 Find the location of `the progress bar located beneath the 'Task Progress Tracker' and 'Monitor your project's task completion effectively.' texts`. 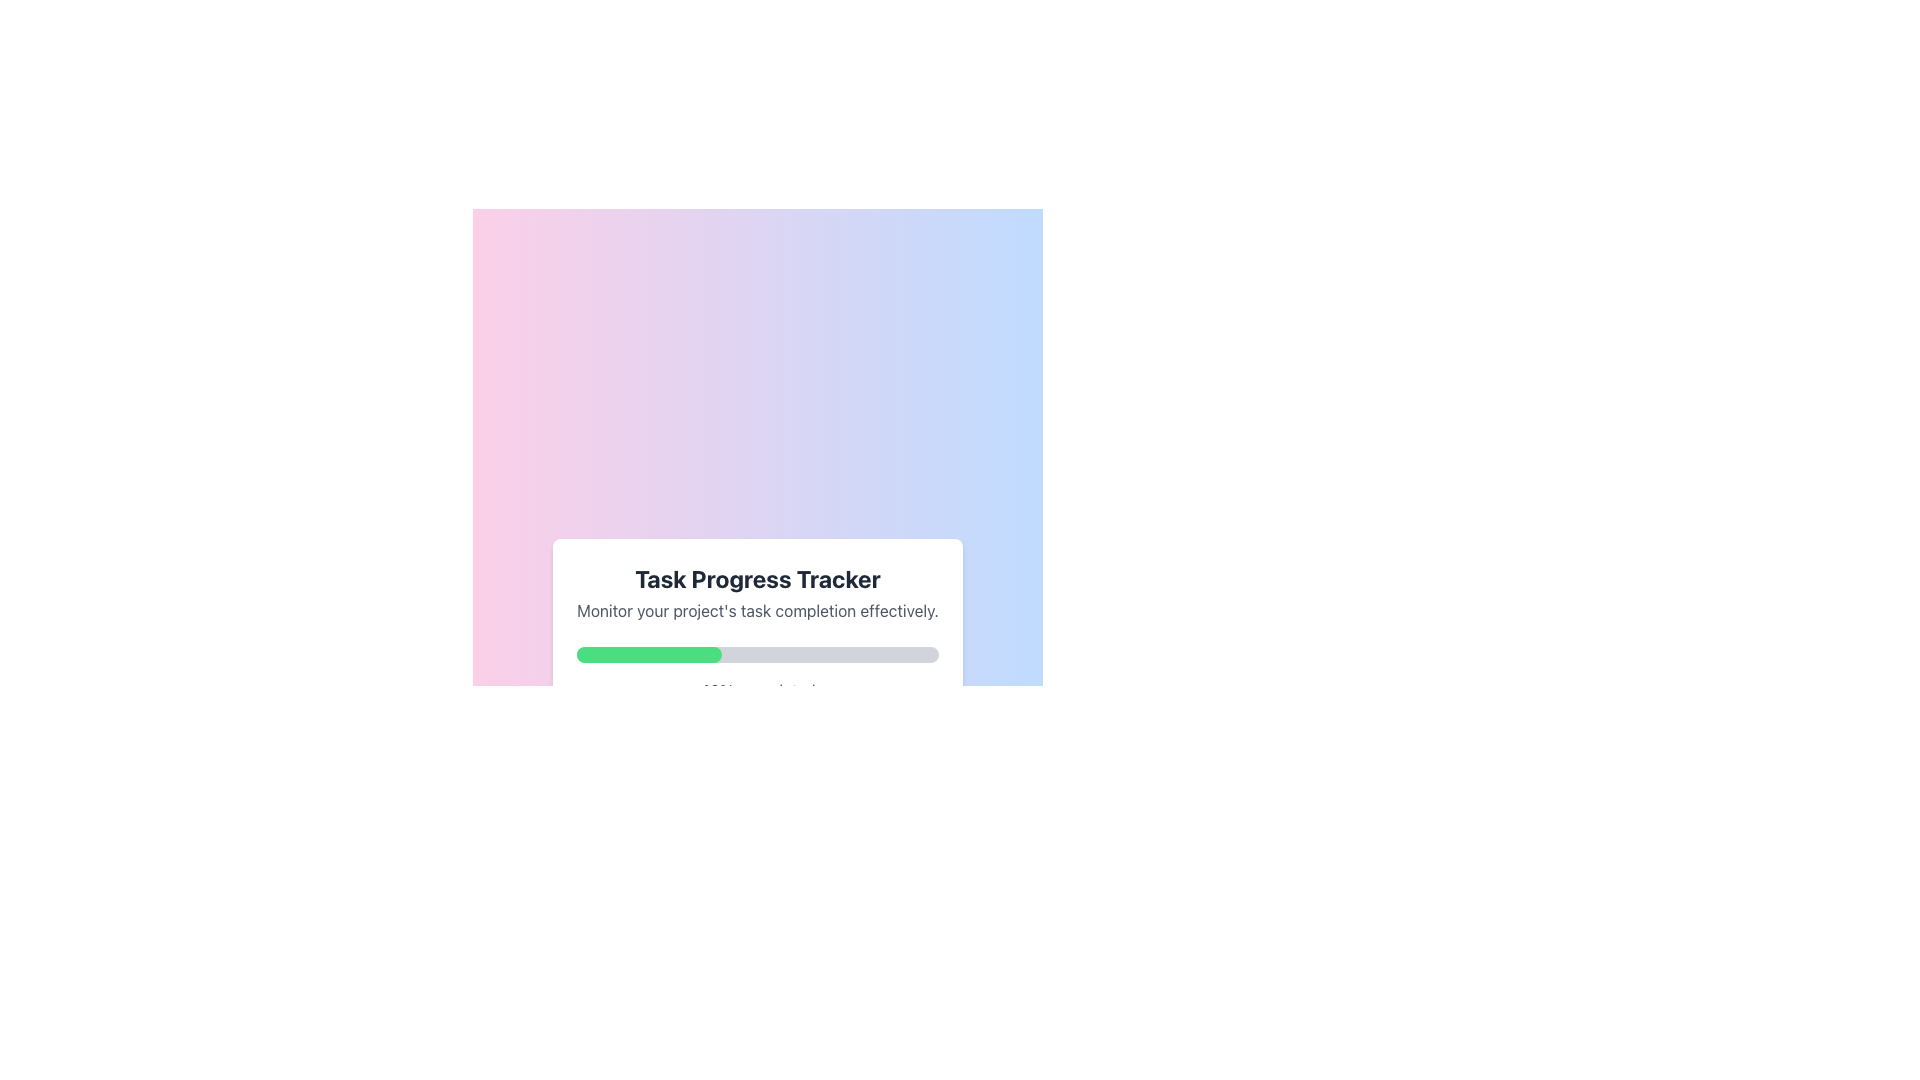

the progress bar located beneath the 'Task Progress Tracker' and 'Monitor your project's task completion effectively.' texts is located at coordinates (757, 655).